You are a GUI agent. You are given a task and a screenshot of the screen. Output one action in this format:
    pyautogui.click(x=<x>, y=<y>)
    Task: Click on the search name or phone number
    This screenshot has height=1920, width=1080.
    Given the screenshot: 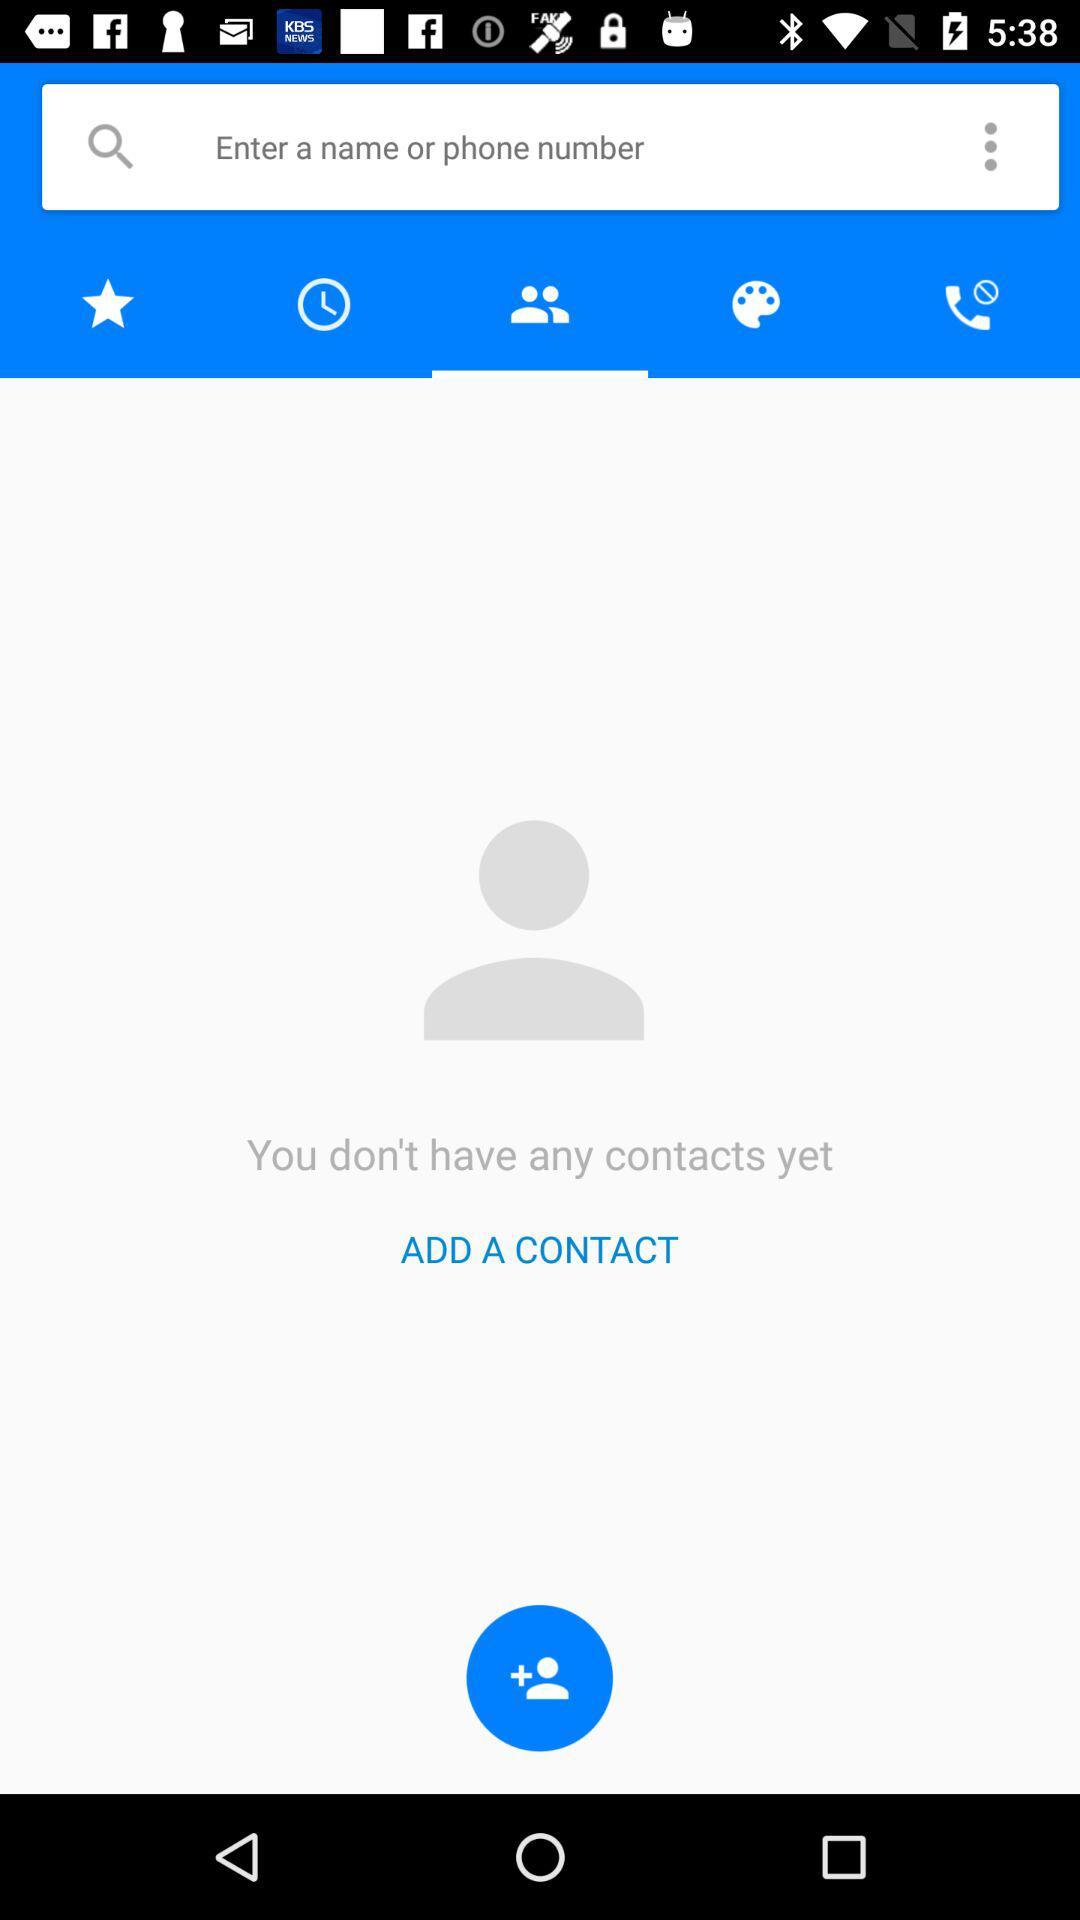 What is the action you would take?
    pyautogui.click(x=579, y=145)
    